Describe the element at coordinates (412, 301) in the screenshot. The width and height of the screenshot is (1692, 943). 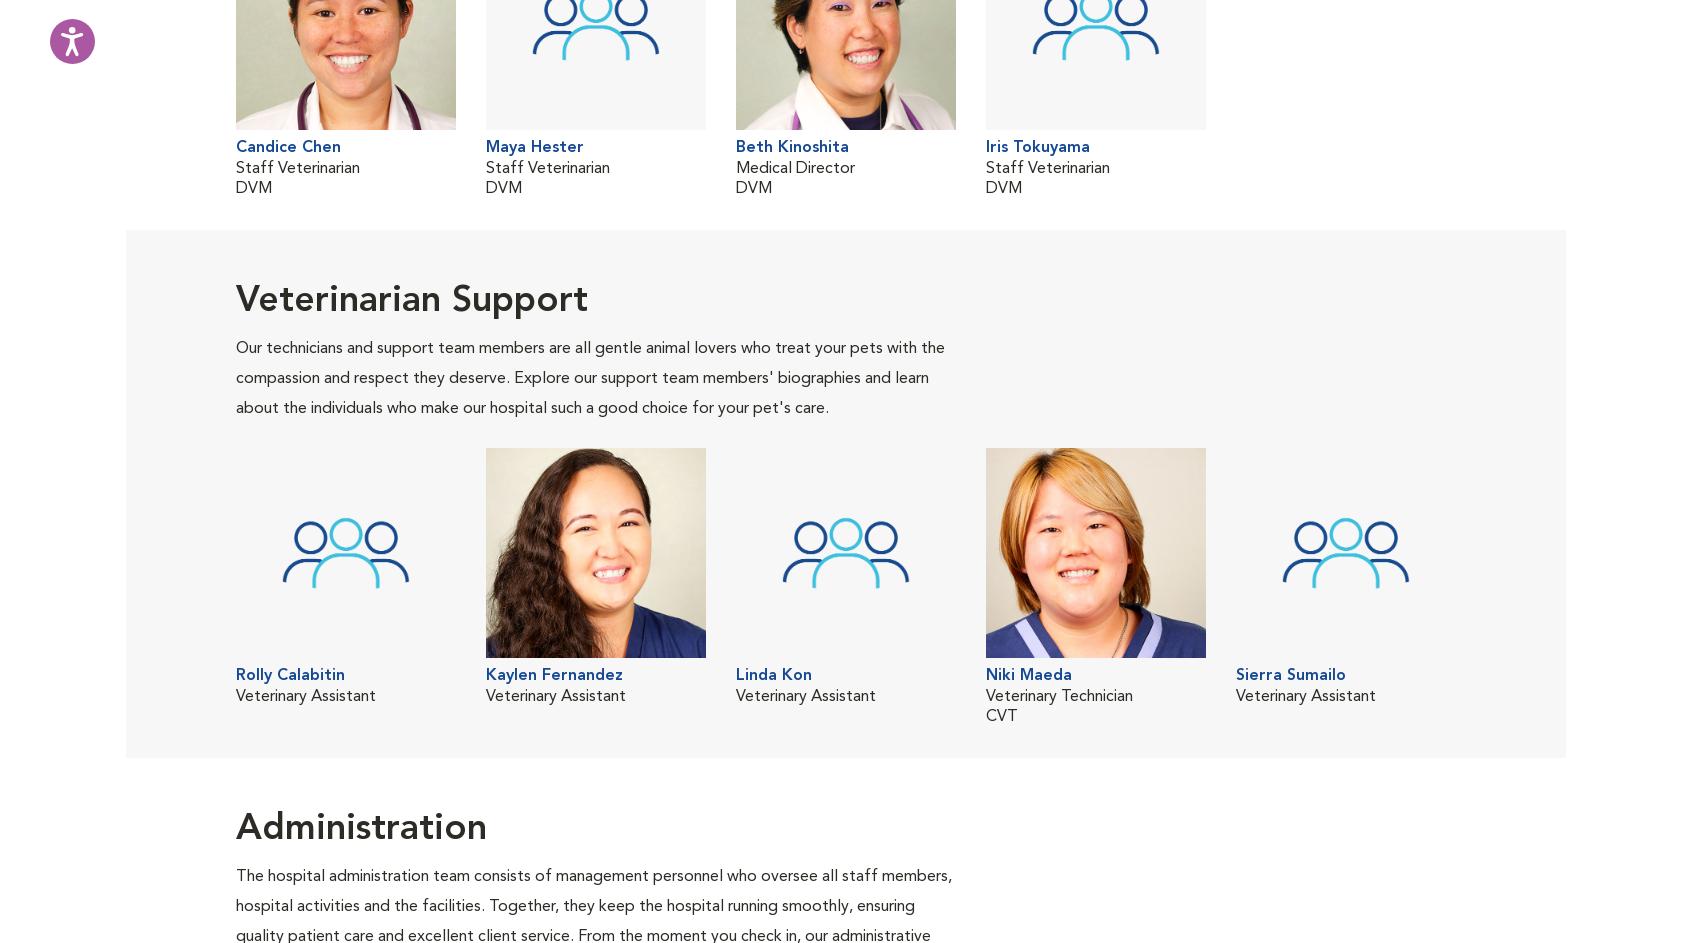
I see `'Veterinarian Support'` at that location.